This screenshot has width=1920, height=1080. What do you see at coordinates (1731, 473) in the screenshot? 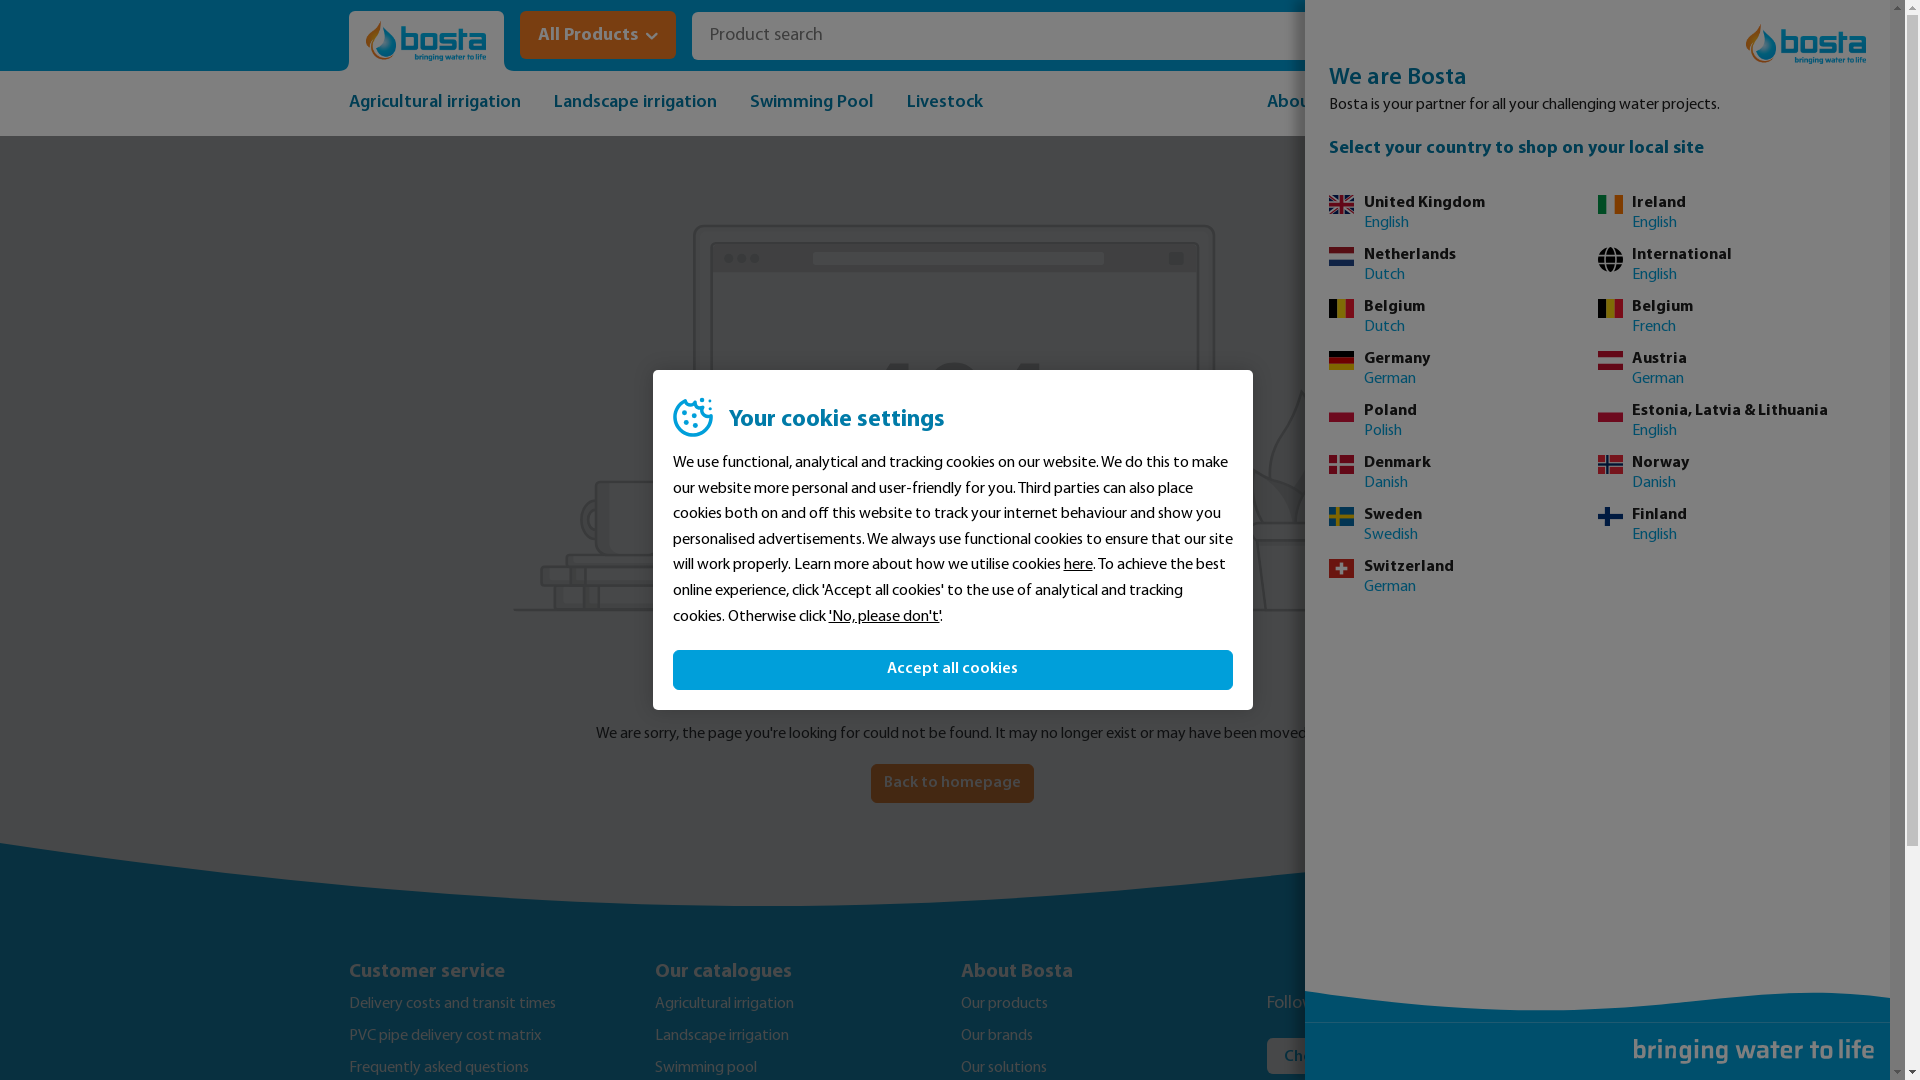
I see `'Norway` at bounding box center [1731, 473].